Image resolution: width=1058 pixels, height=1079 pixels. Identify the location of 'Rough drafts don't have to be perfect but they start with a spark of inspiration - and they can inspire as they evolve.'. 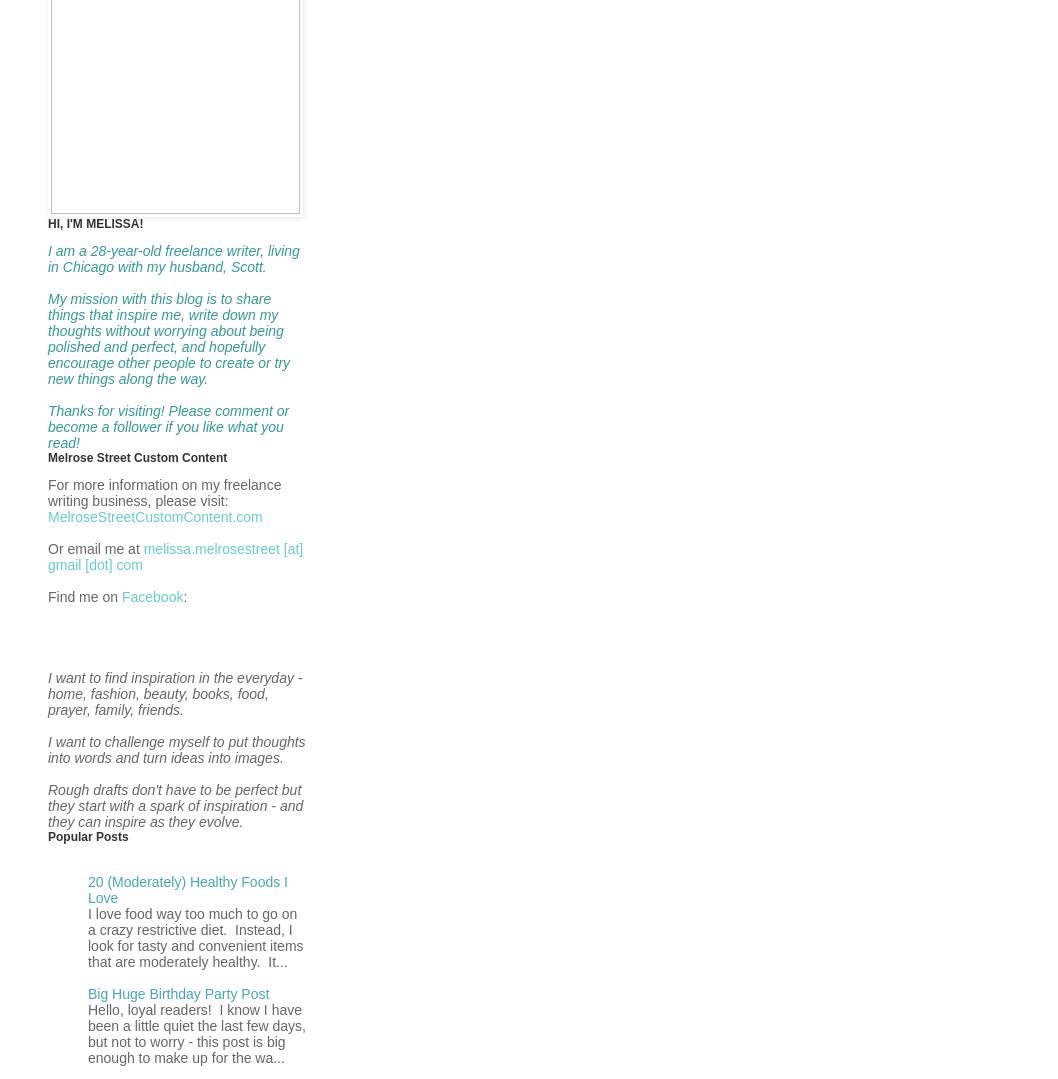
(48, 804).